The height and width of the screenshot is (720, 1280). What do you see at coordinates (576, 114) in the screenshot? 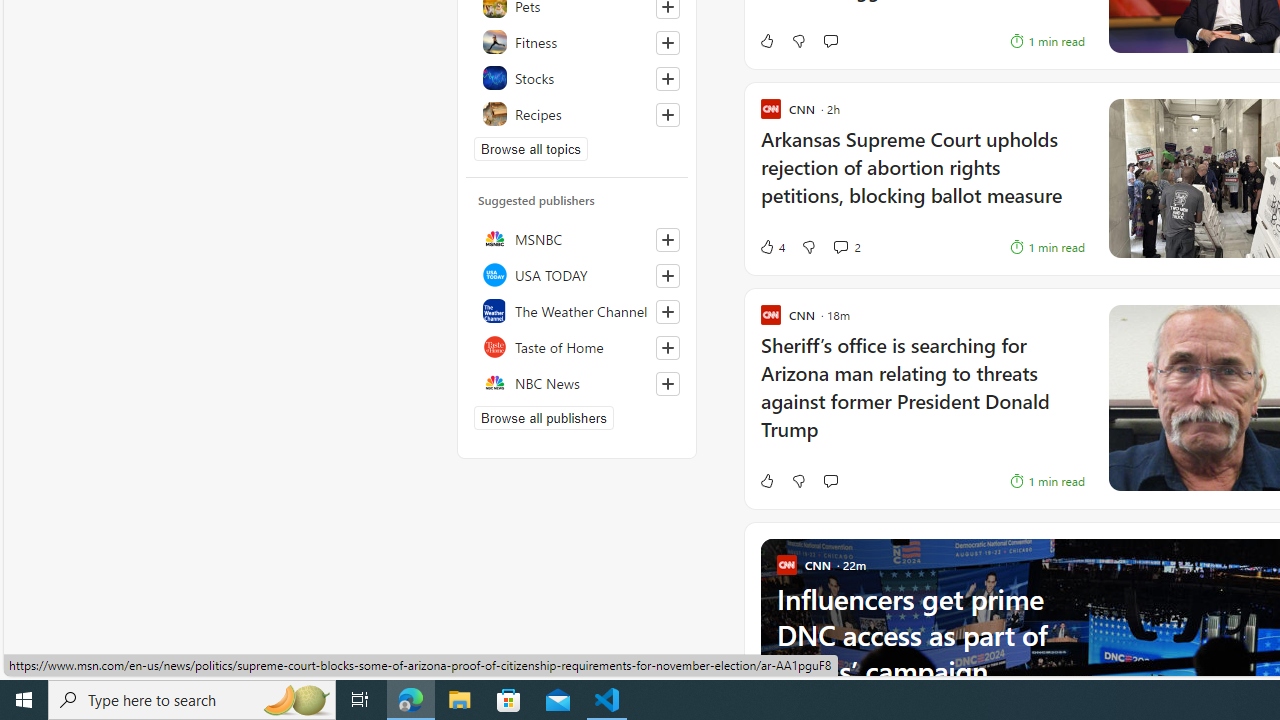
I see `'Recipes'` at bounding box center [576, 114].